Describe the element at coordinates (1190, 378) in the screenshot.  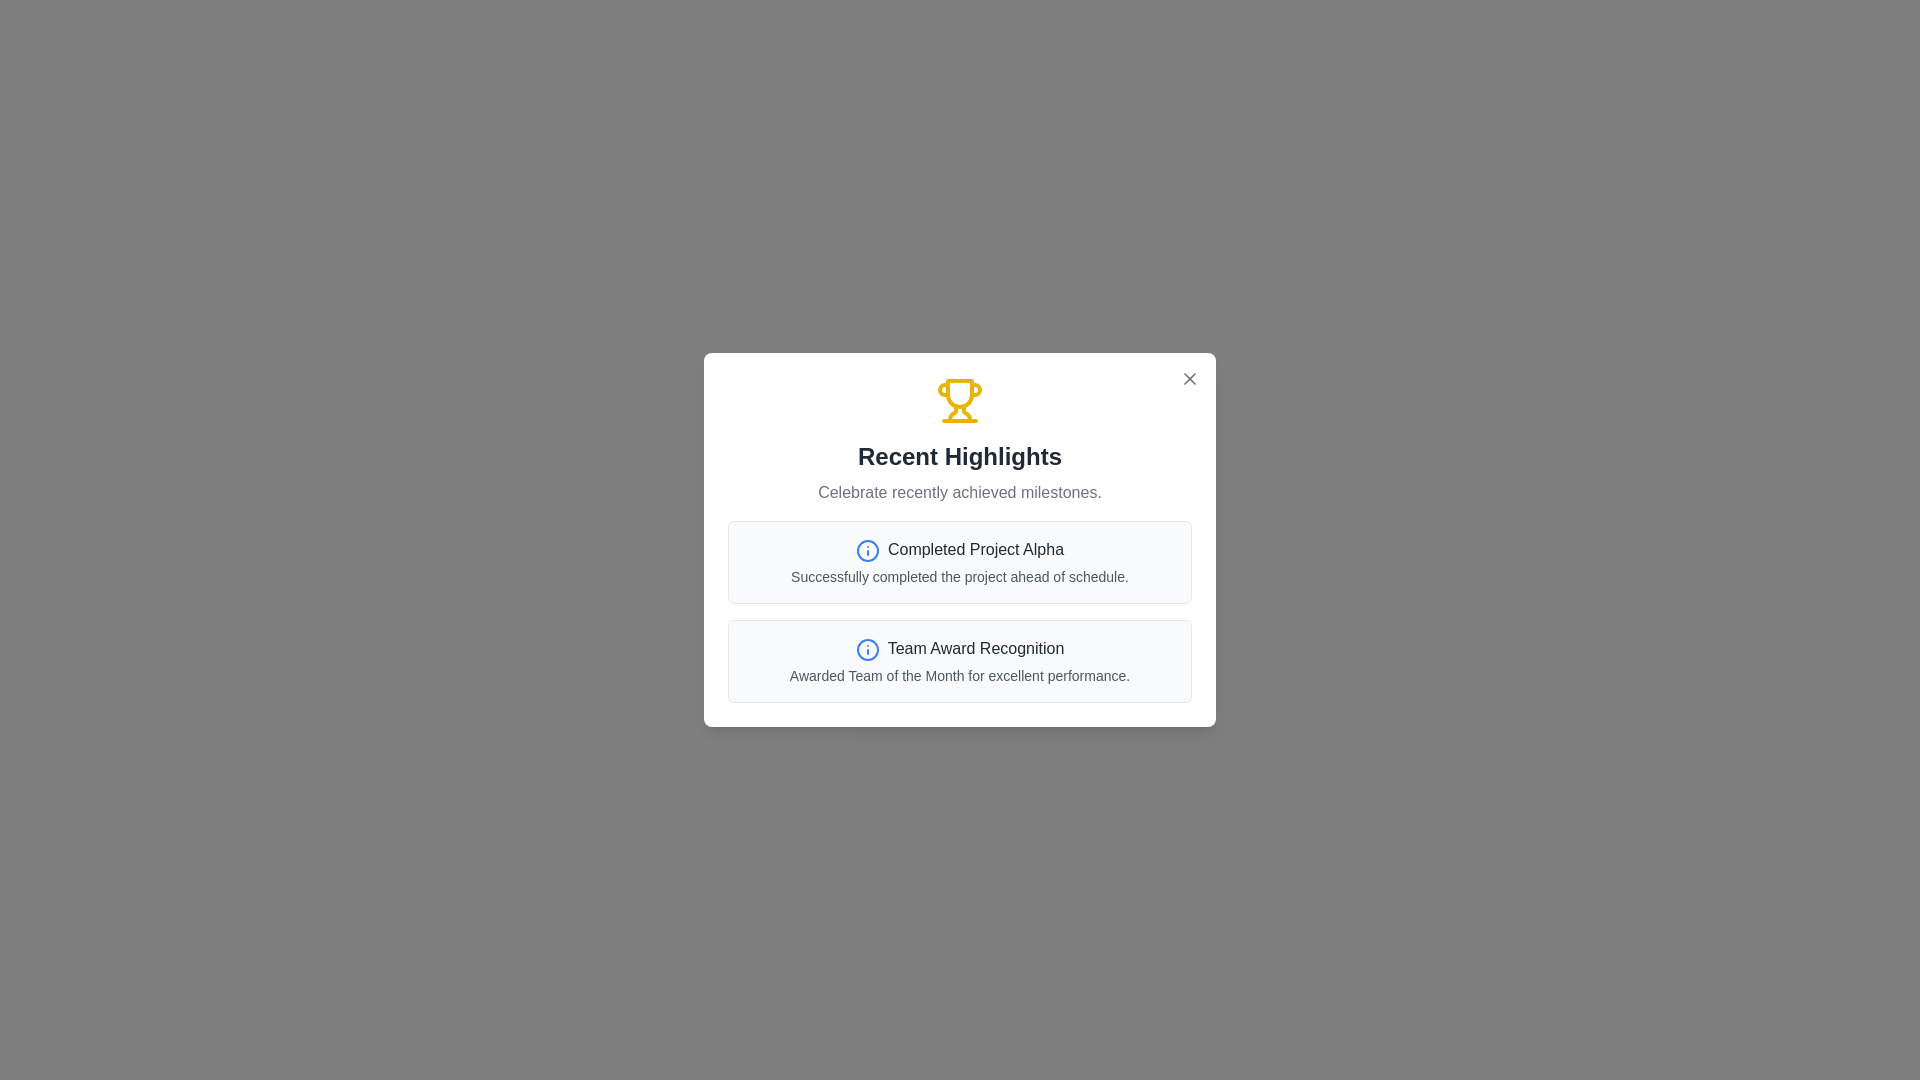
I see `the 'X' icon located in the top-right corner of the dialog box` at that location.